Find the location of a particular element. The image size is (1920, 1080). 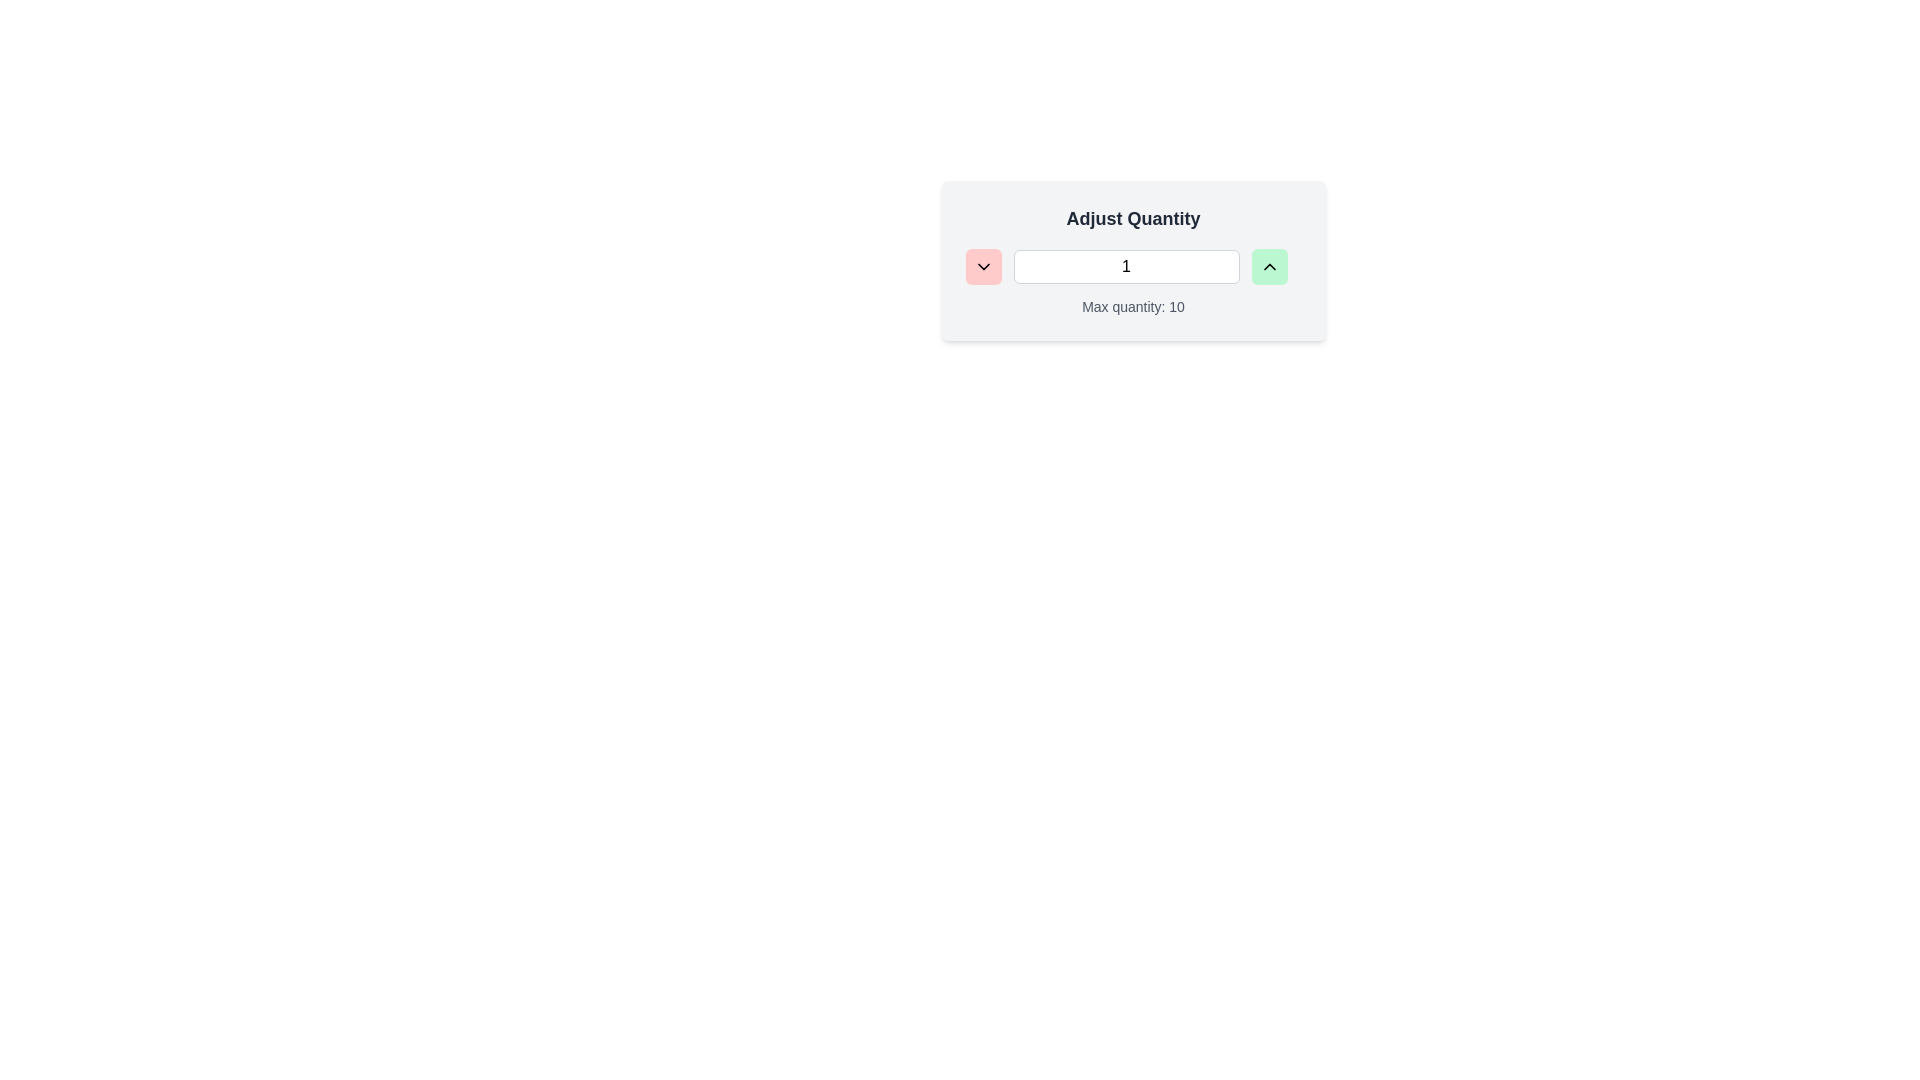

the numeric input field displaying '1' to focus on it is located at coordinates (1126, 265).